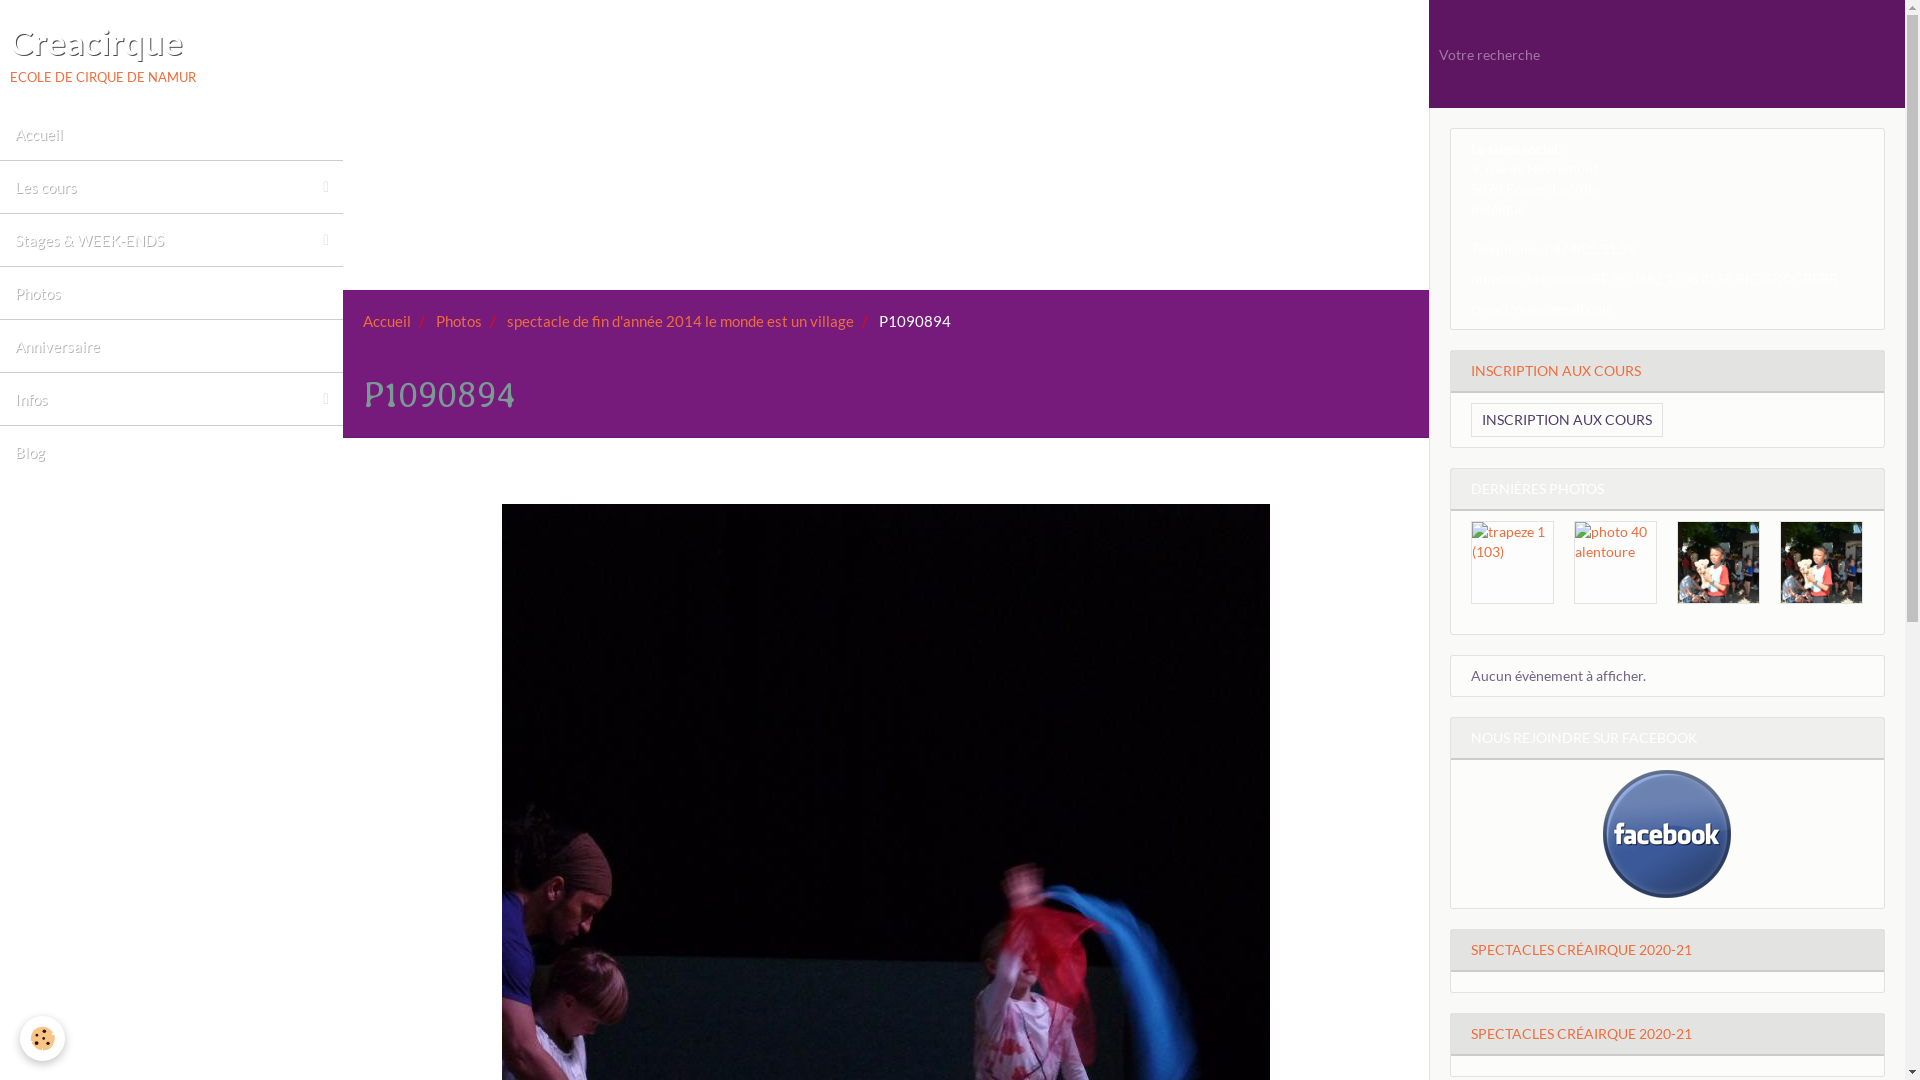  I want to click on 'Infos', so click(171, 398).